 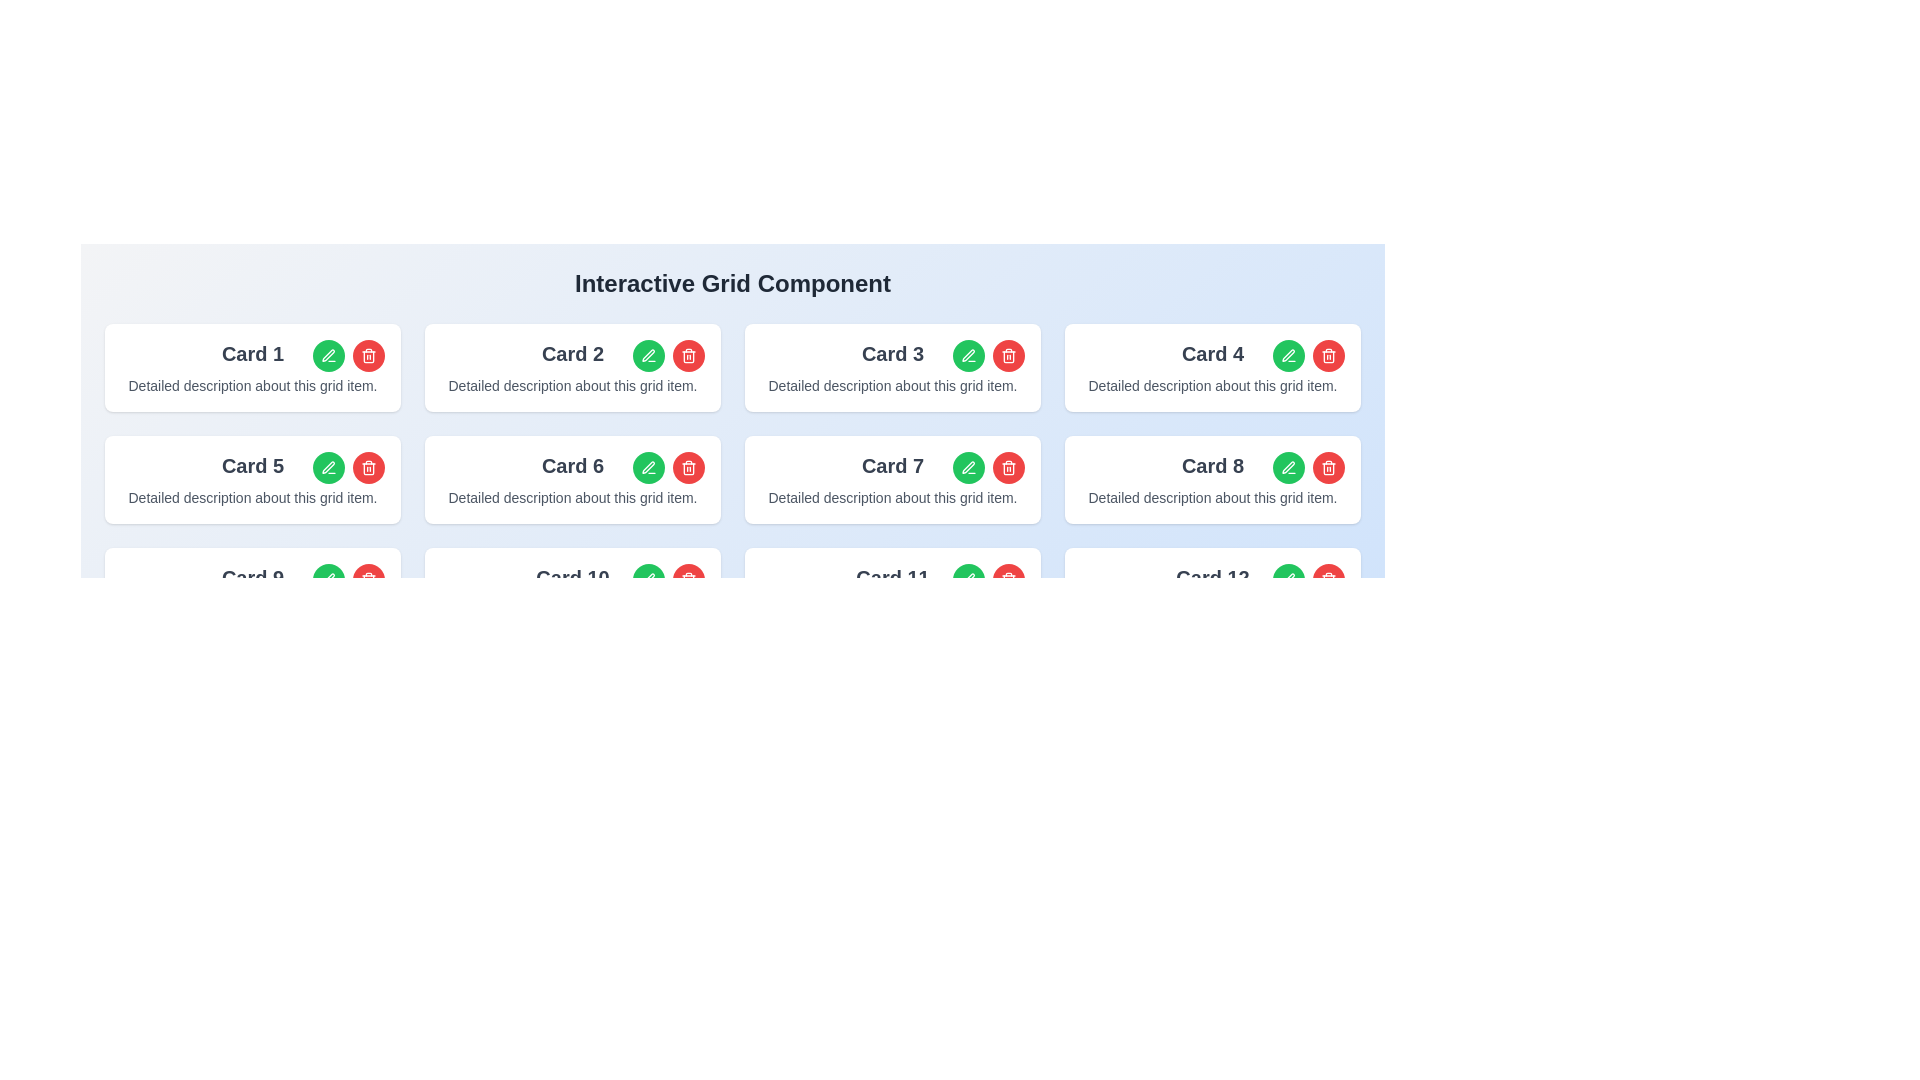 What do you see at coordinates (648, 579) in the screenshot?
I see `the edit icon, which is a small graphic resembling a pen, located to the left of the delete icon in the button group for 'Card 10'` at bounding box center [648, 579].